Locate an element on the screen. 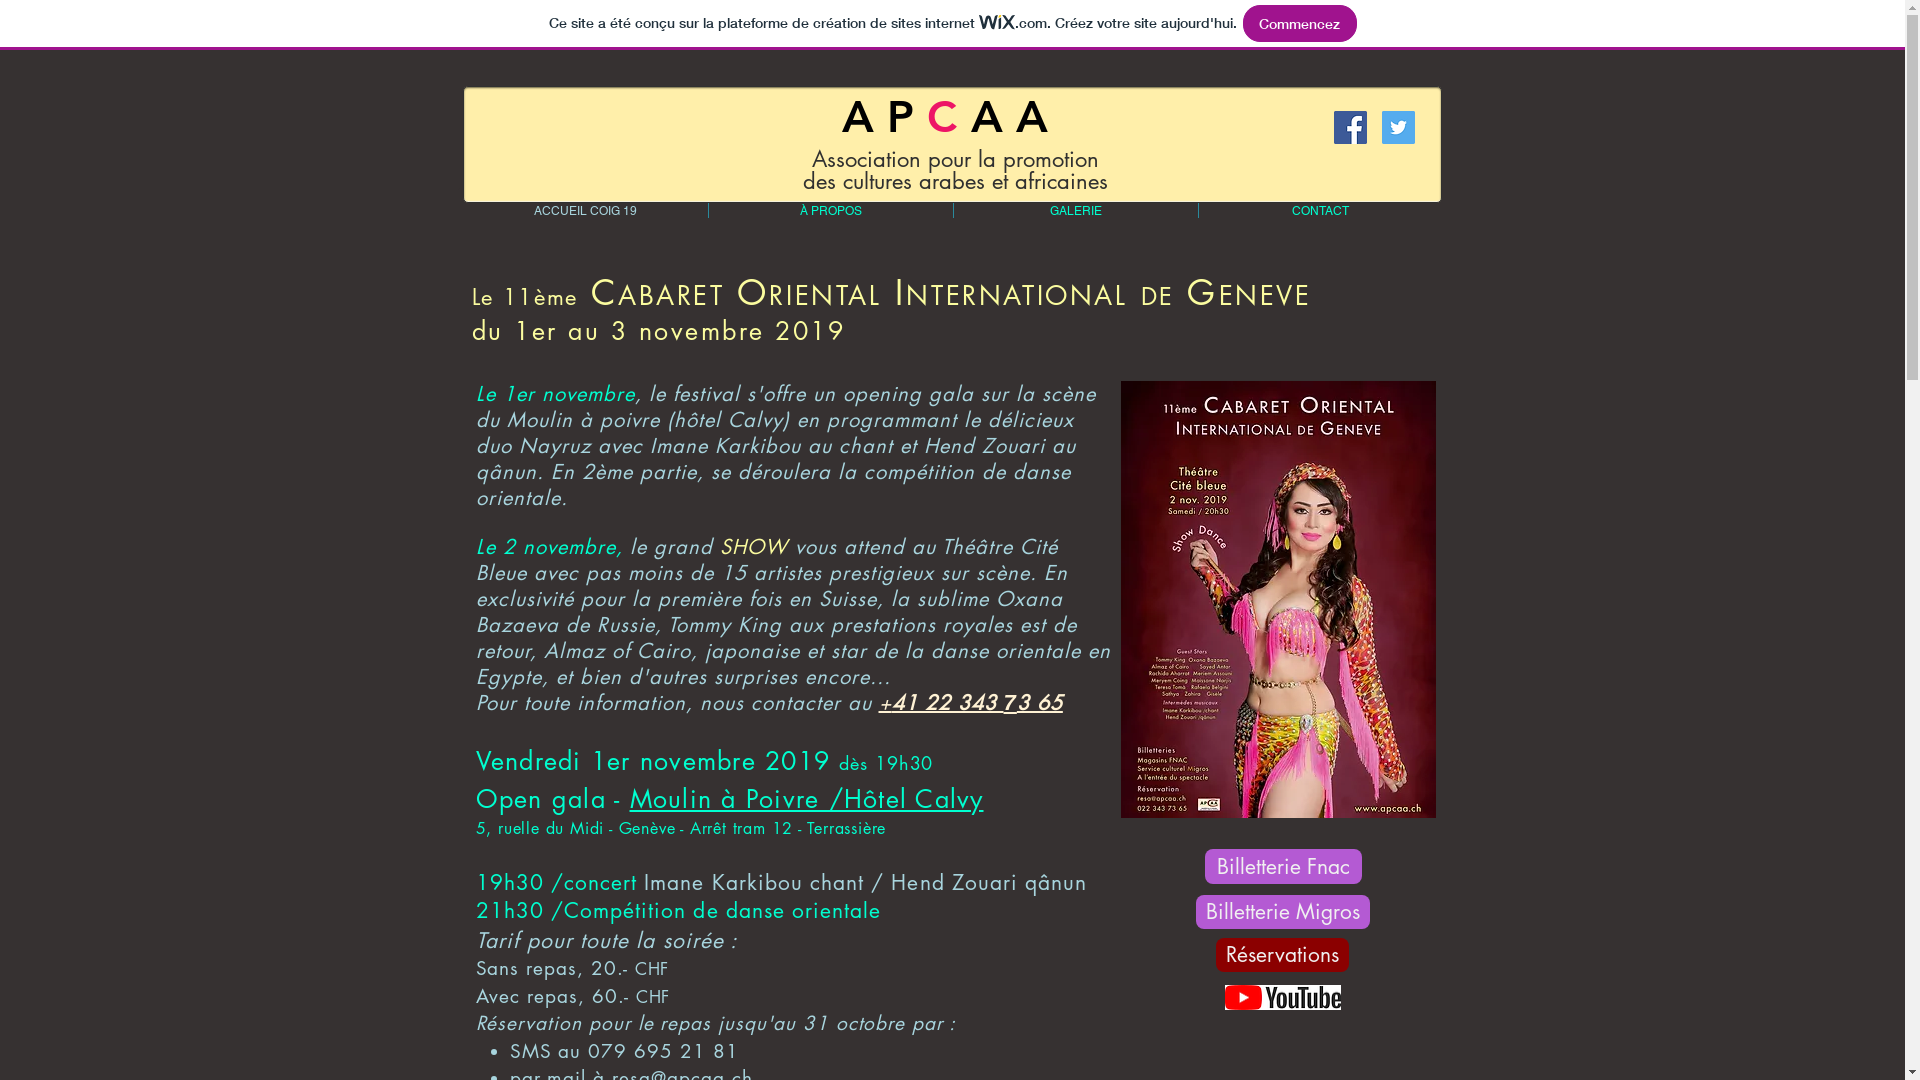  '+41 22 343' is located at coordinates (939, 701).